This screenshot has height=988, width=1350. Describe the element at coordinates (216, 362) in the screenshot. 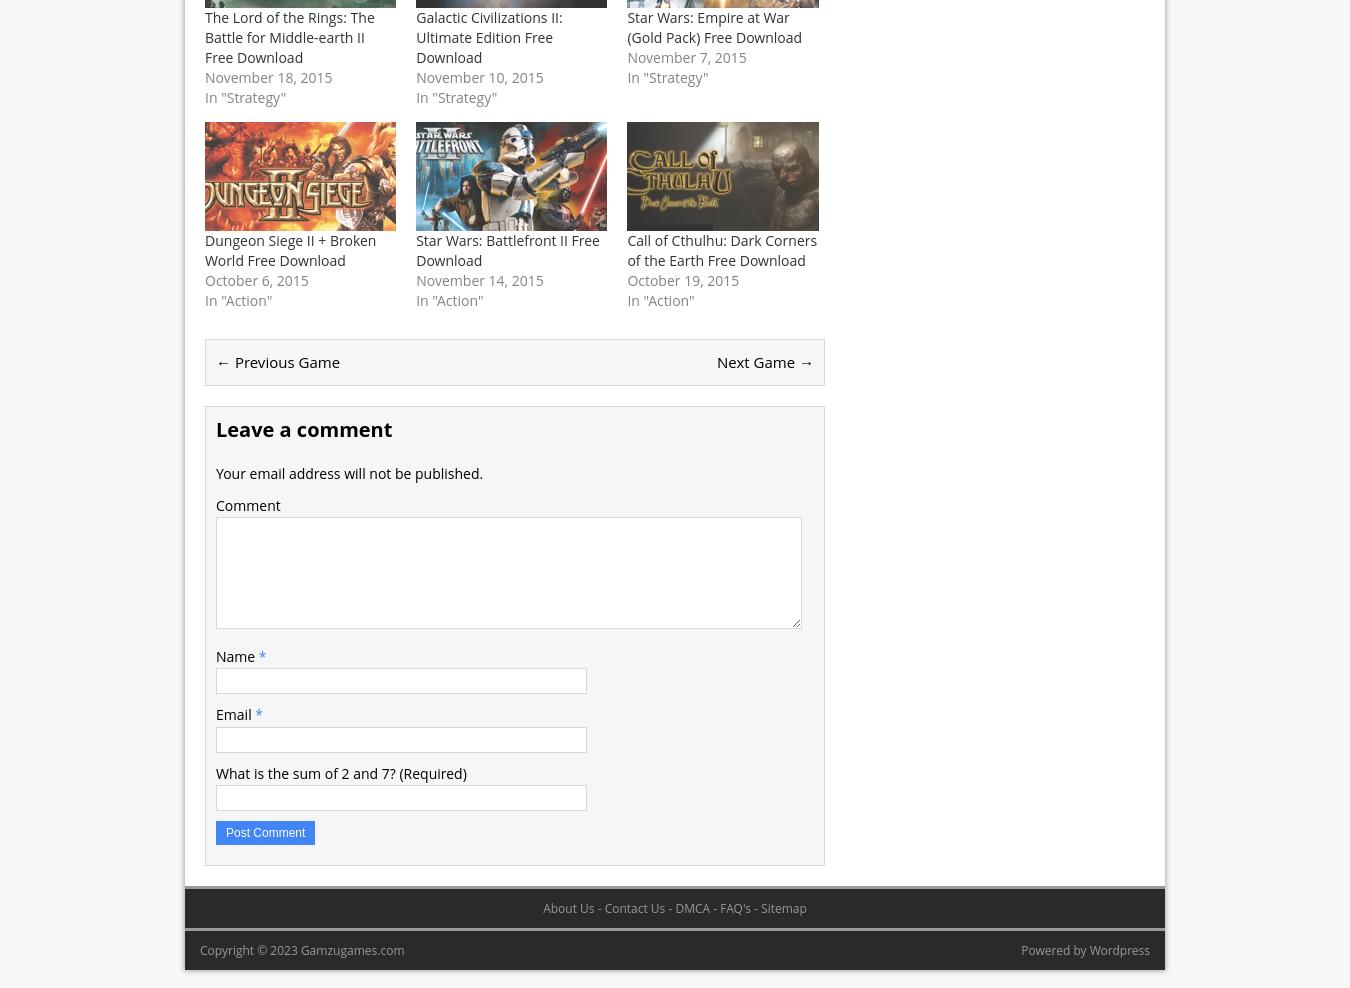

I see `'← Previous Game'` at that location.